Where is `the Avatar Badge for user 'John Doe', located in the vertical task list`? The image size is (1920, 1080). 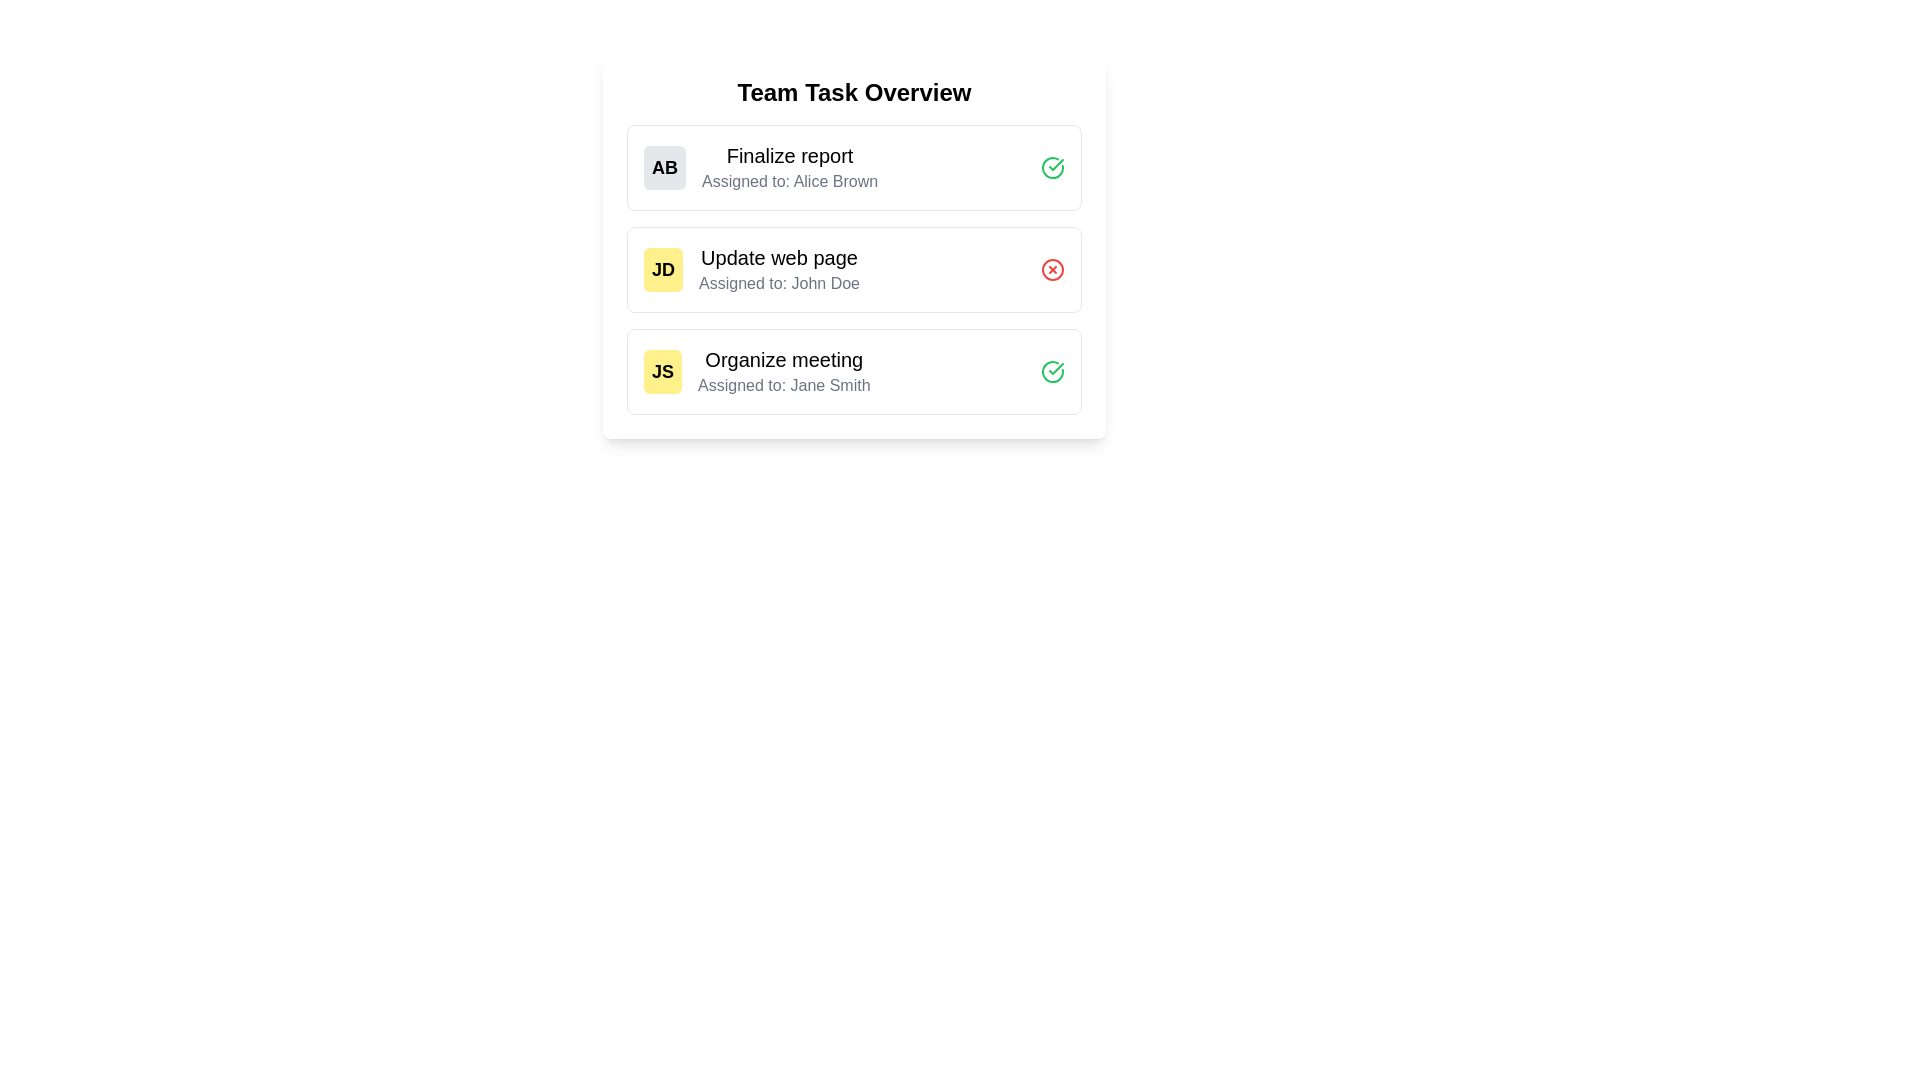 the Avatar Badge for user 'John Doe', located in the vertical task list is located at coordinates (663, 270).